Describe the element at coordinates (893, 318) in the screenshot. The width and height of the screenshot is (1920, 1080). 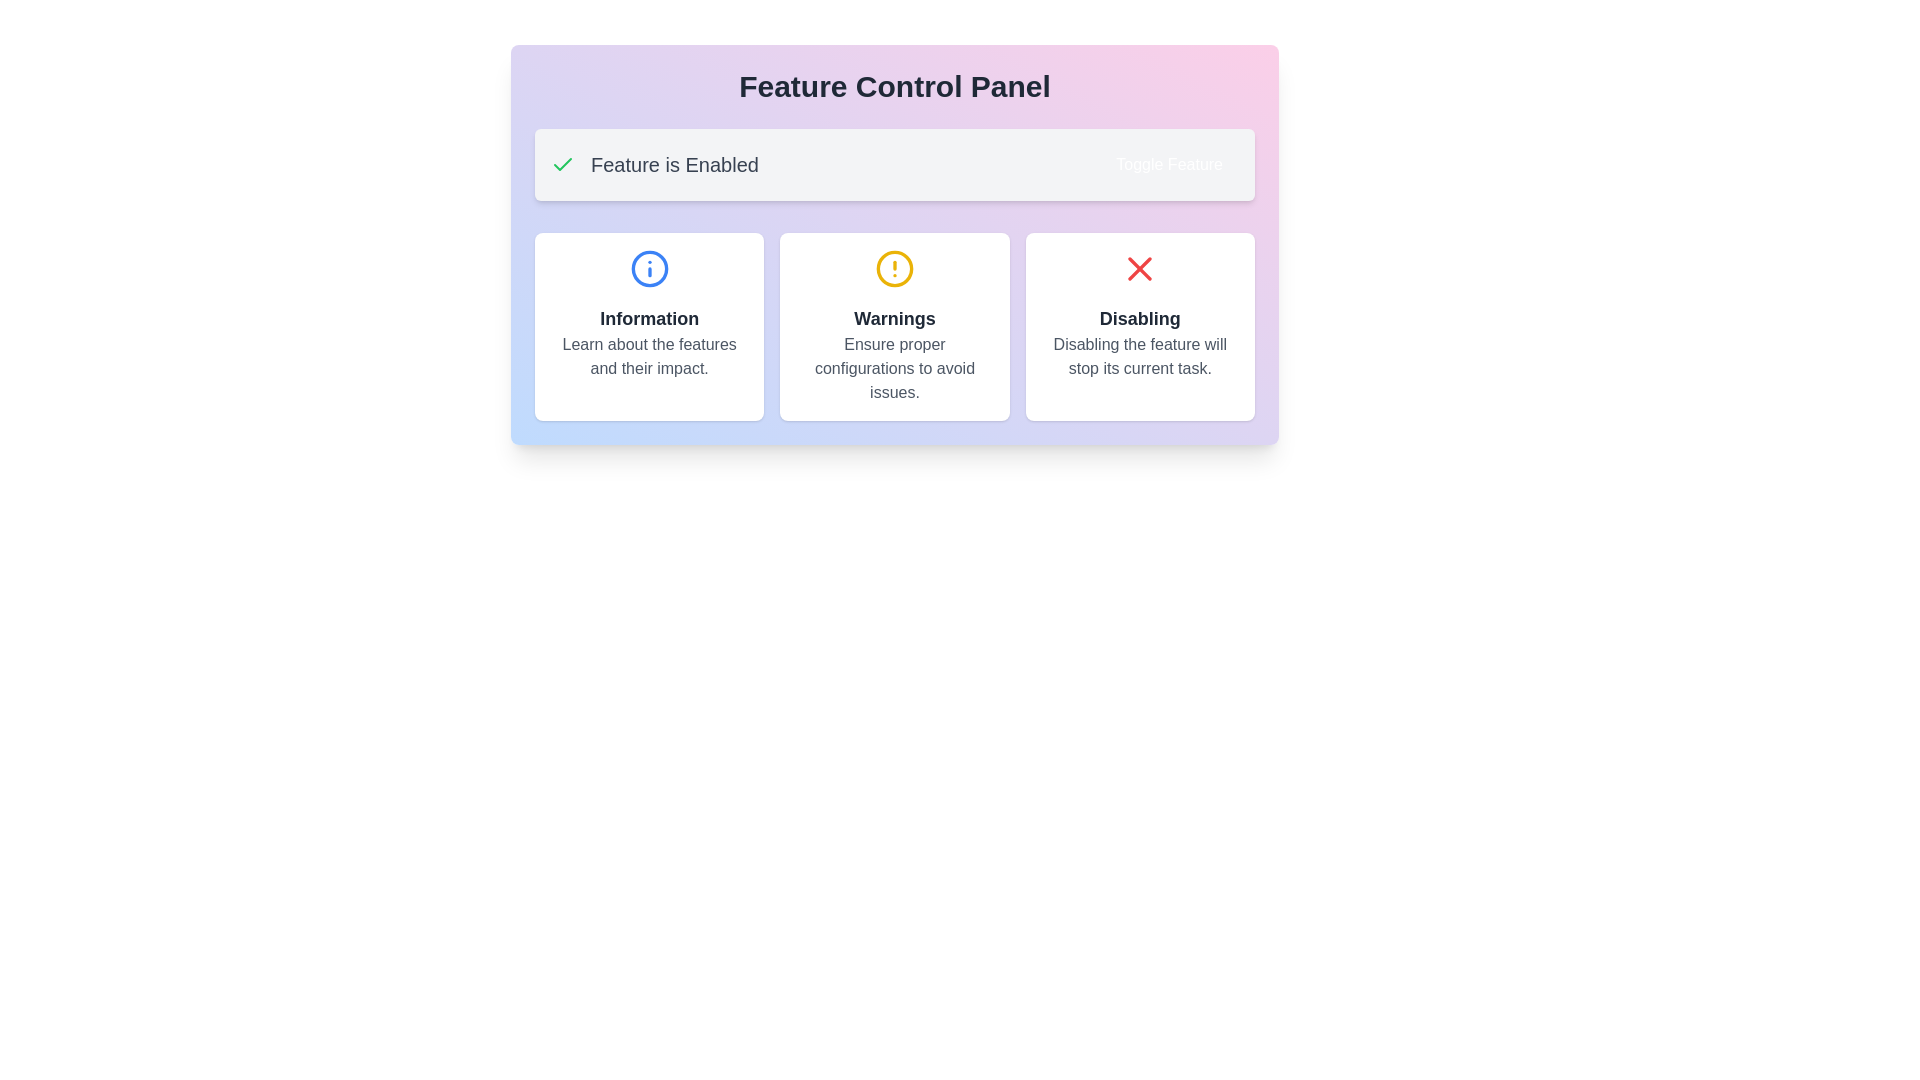
I see `the Text Label displaying 'Warnings', which is styled in a large, bold, gray-colored font and positioned centrally within the warning card component` at that location.